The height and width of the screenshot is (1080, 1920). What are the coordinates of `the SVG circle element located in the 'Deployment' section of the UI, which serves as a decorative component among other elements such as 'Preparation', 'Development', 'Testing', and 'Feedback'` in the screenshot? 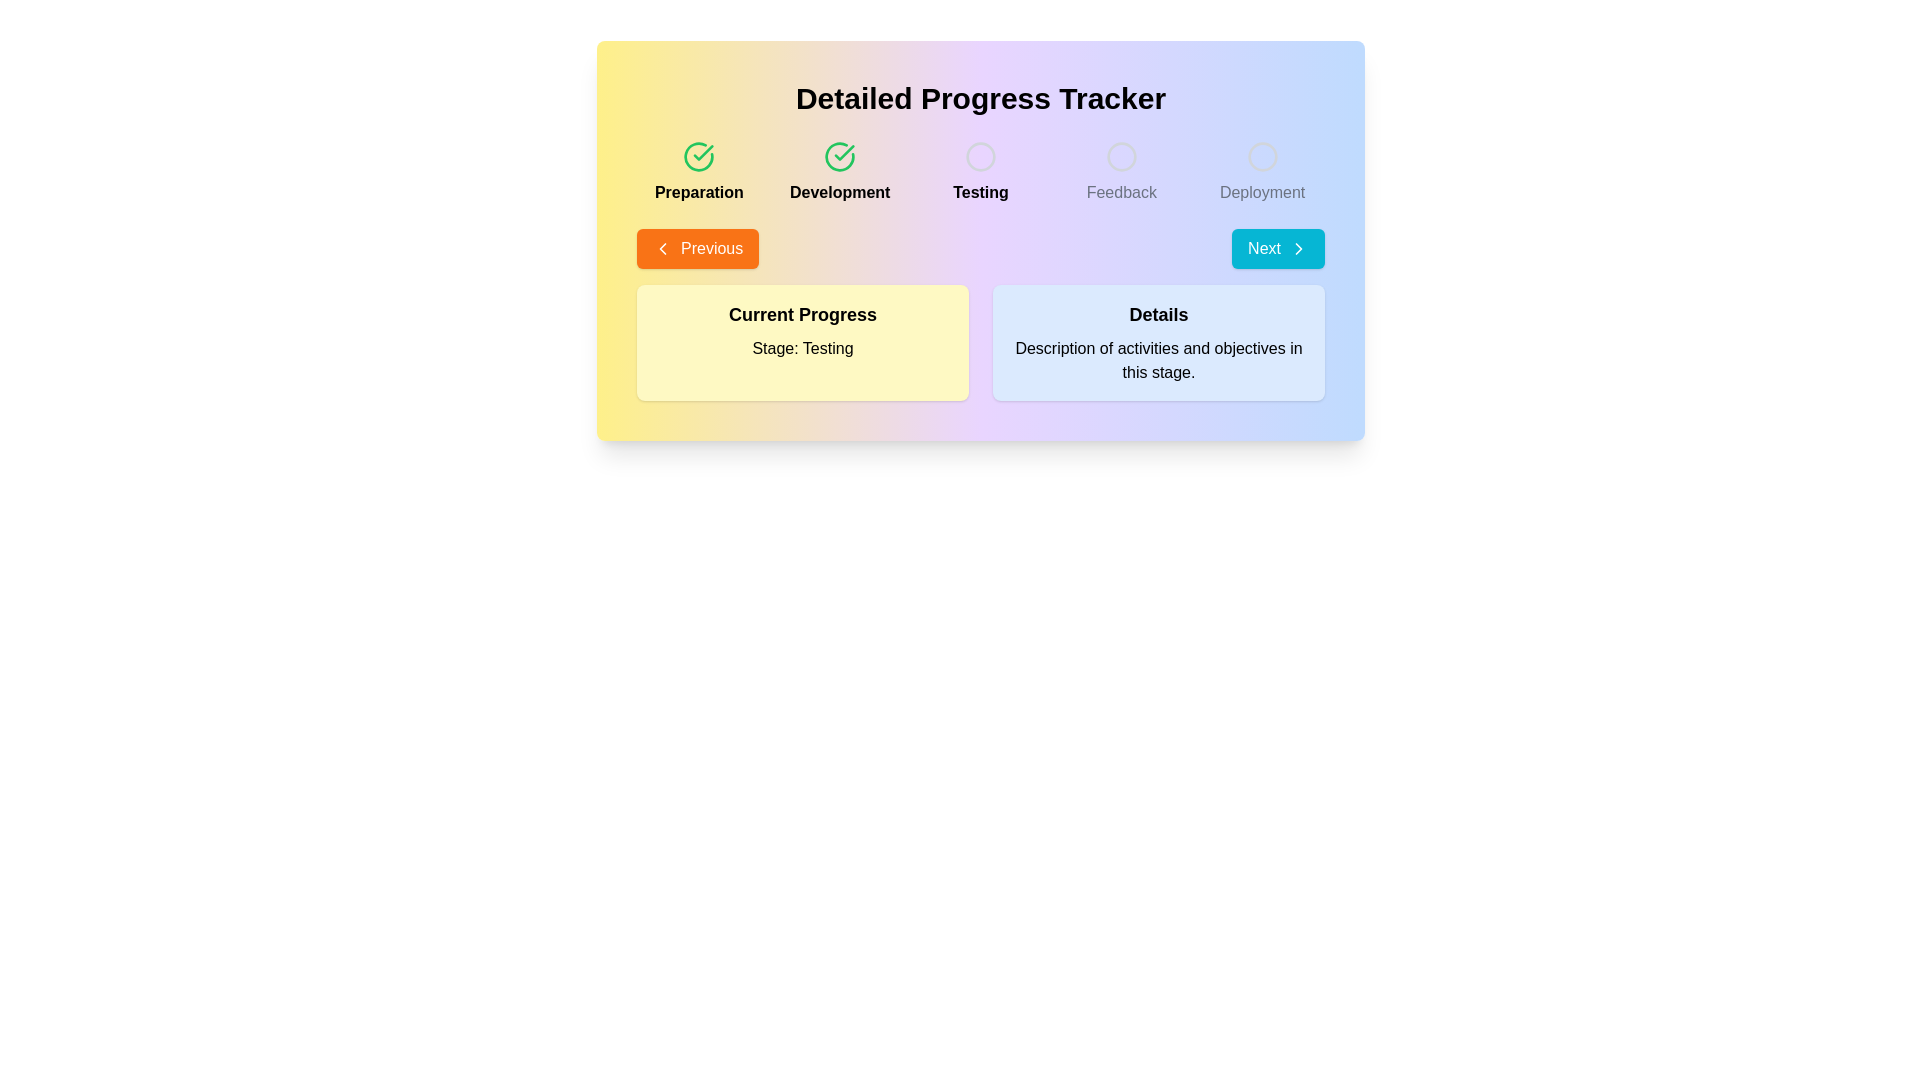 It's located at (1261, 156).